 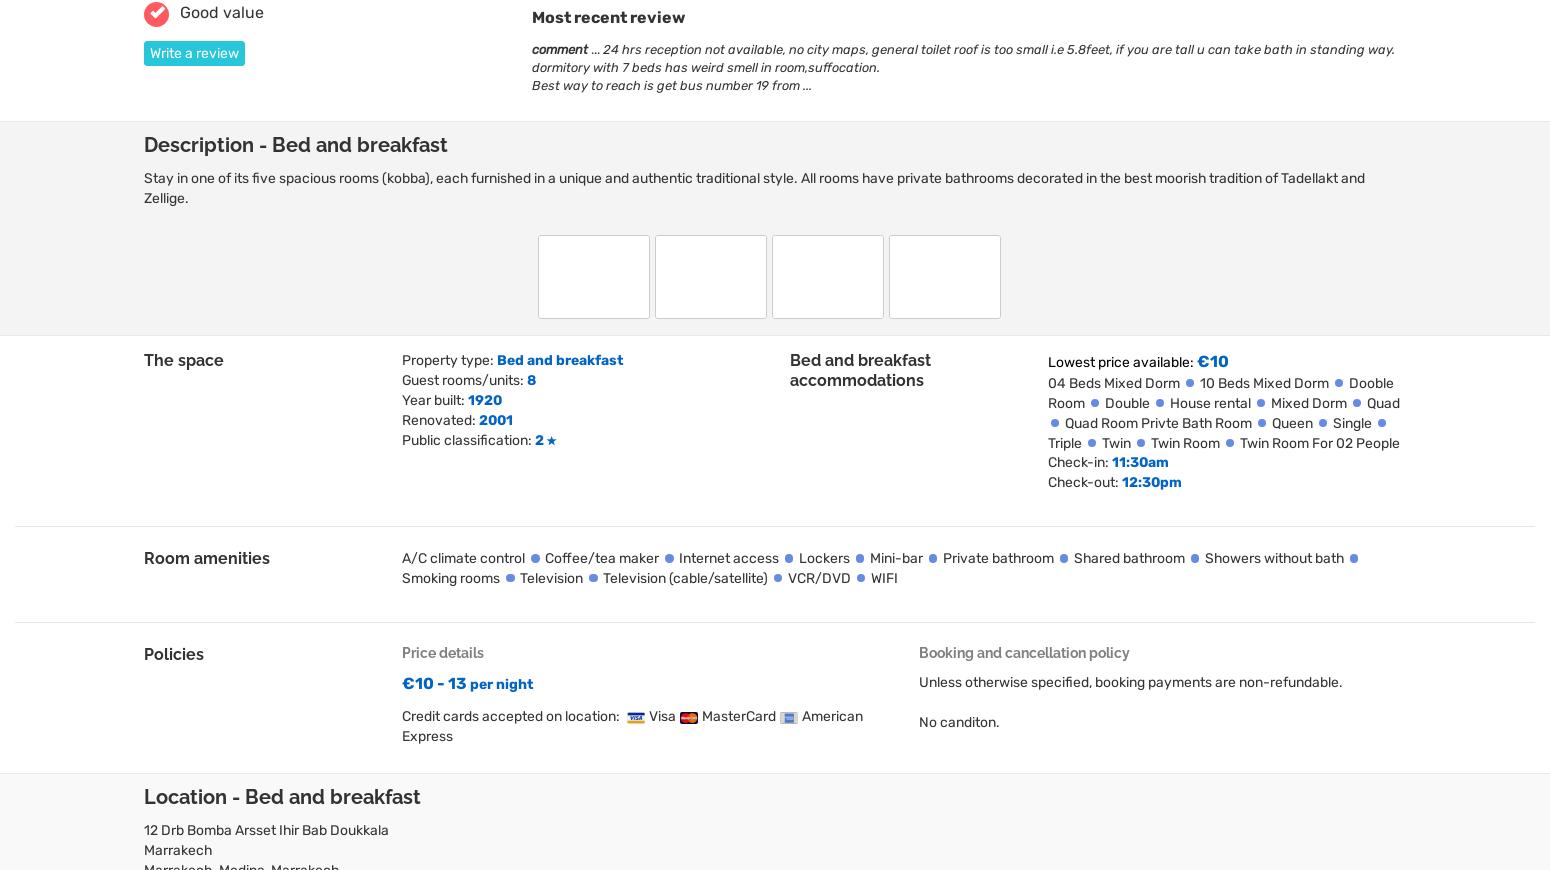 What do you see at coordinates (143, 144) in the screenshot?
I see `'Description - Bed and breakfast'` at bounding box center [143, 144].